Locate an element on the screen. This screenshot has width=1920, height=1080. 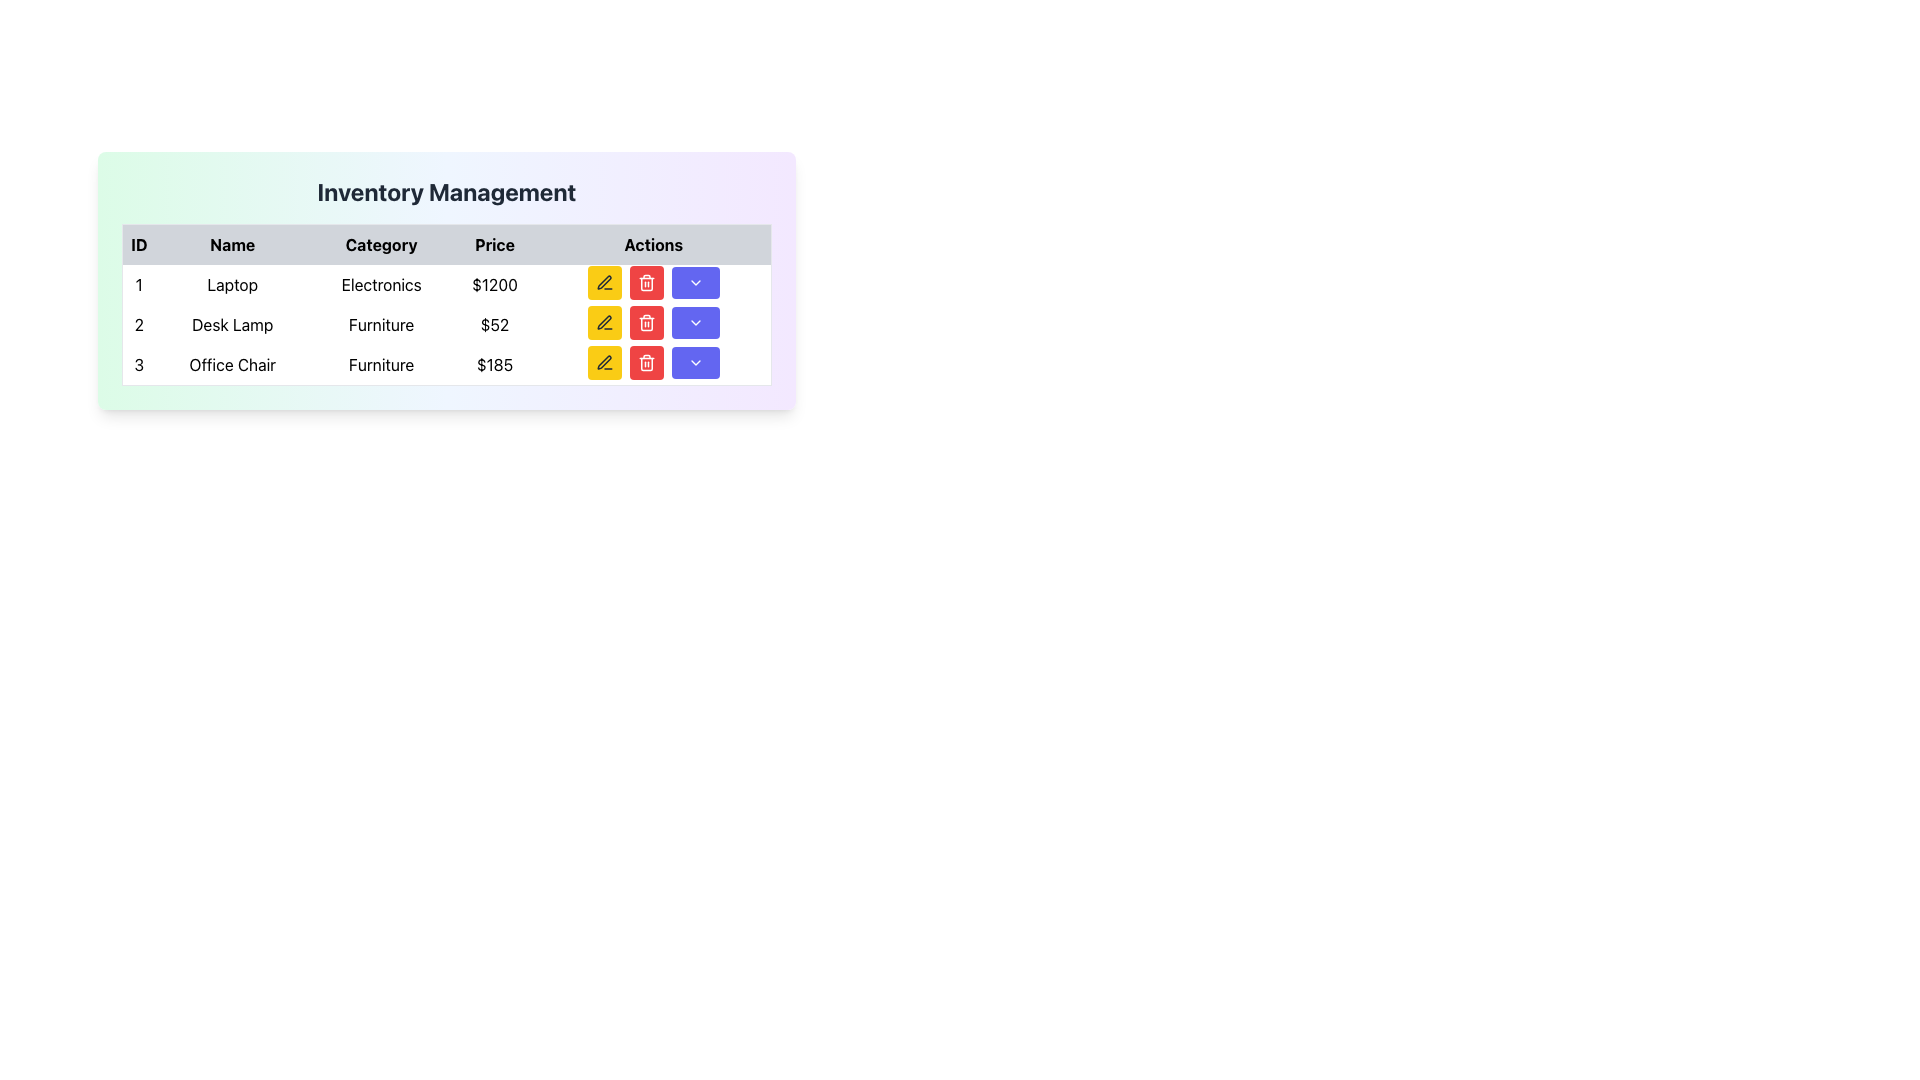
the 'Price' label, which is a bold black text centered in a light gray rectangular cell in the header row is located at coordinates (494, 243).